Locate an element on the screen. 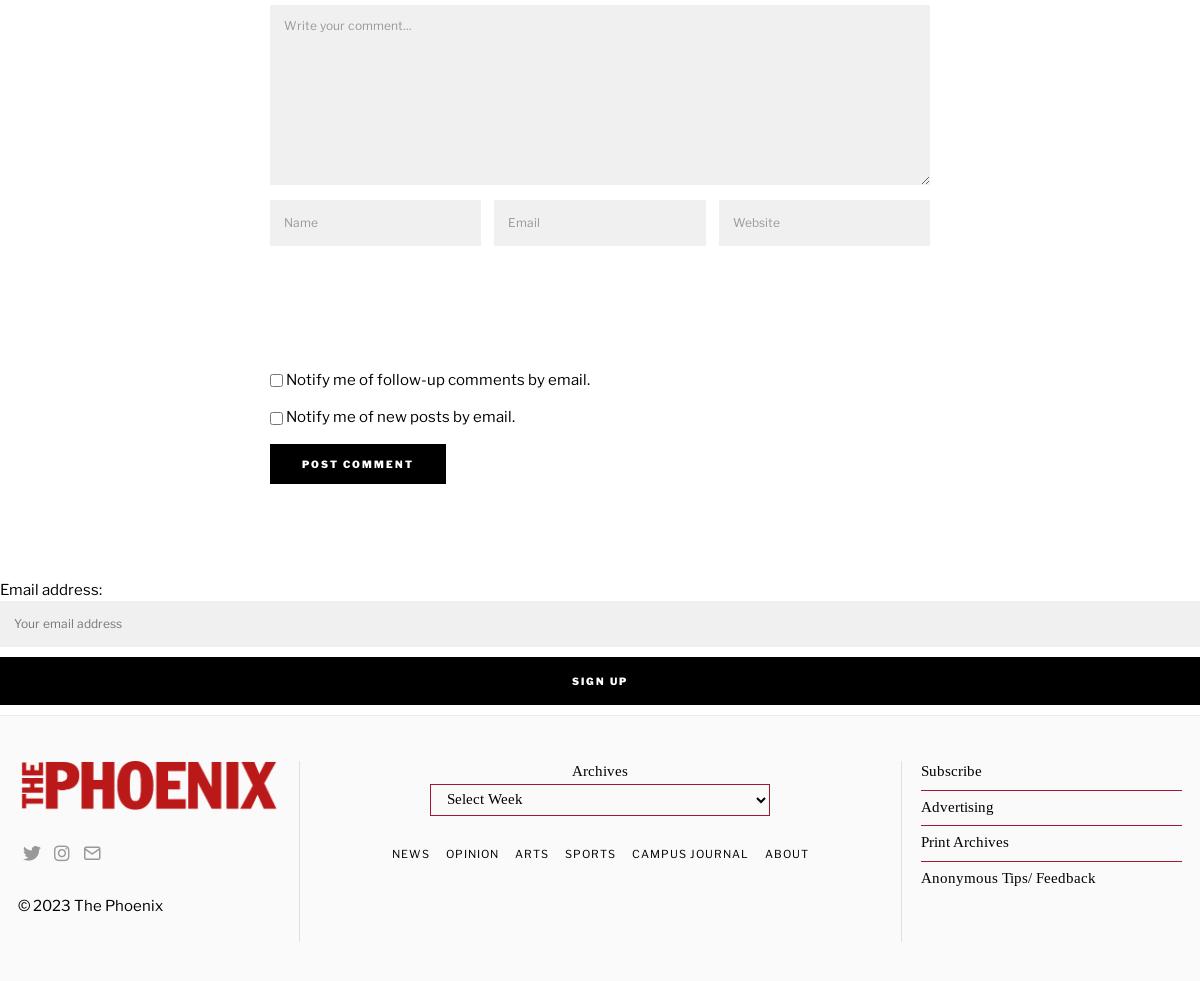 Image resolution: width=1200 pixels, height=981 pixels. 'Advertising' is located at coordinates (957, 806).